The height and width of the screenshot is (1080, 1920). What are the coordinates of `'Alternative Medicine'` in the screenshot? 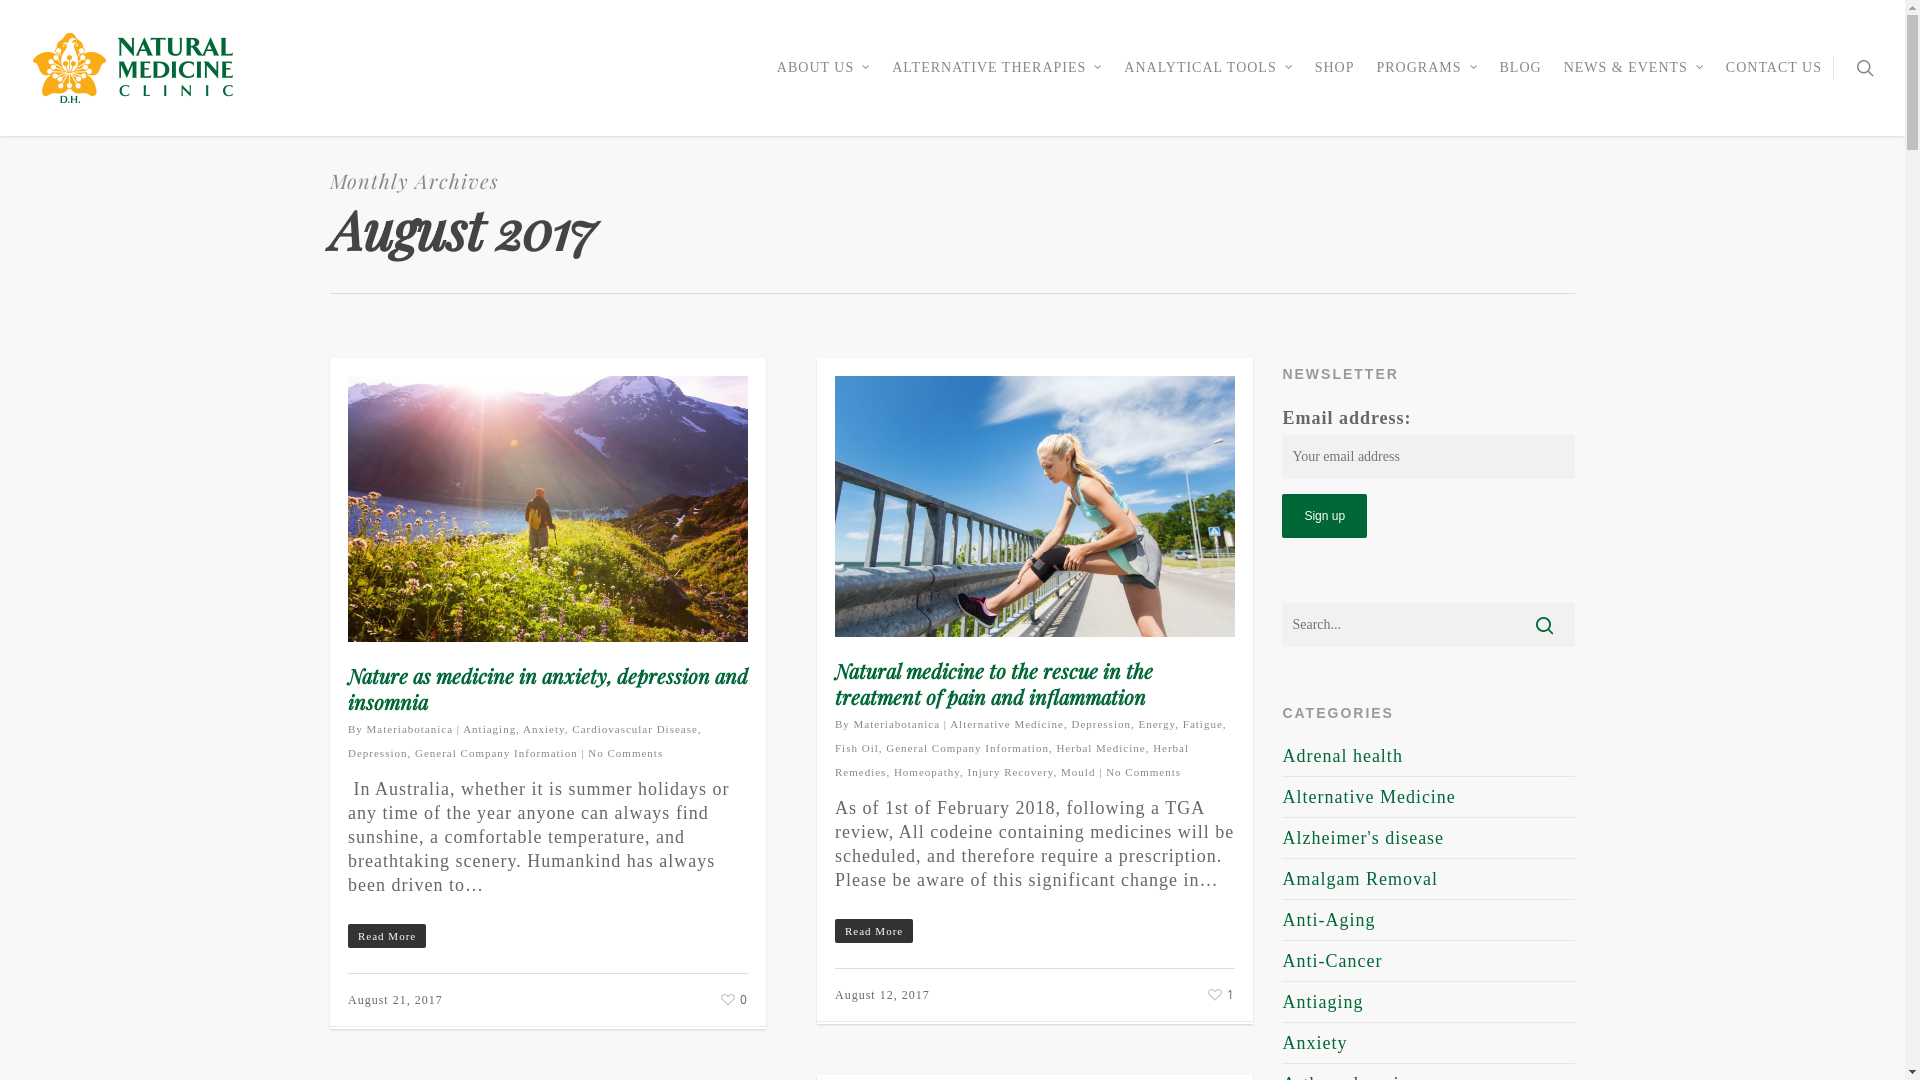 It's located at (1007, 724).